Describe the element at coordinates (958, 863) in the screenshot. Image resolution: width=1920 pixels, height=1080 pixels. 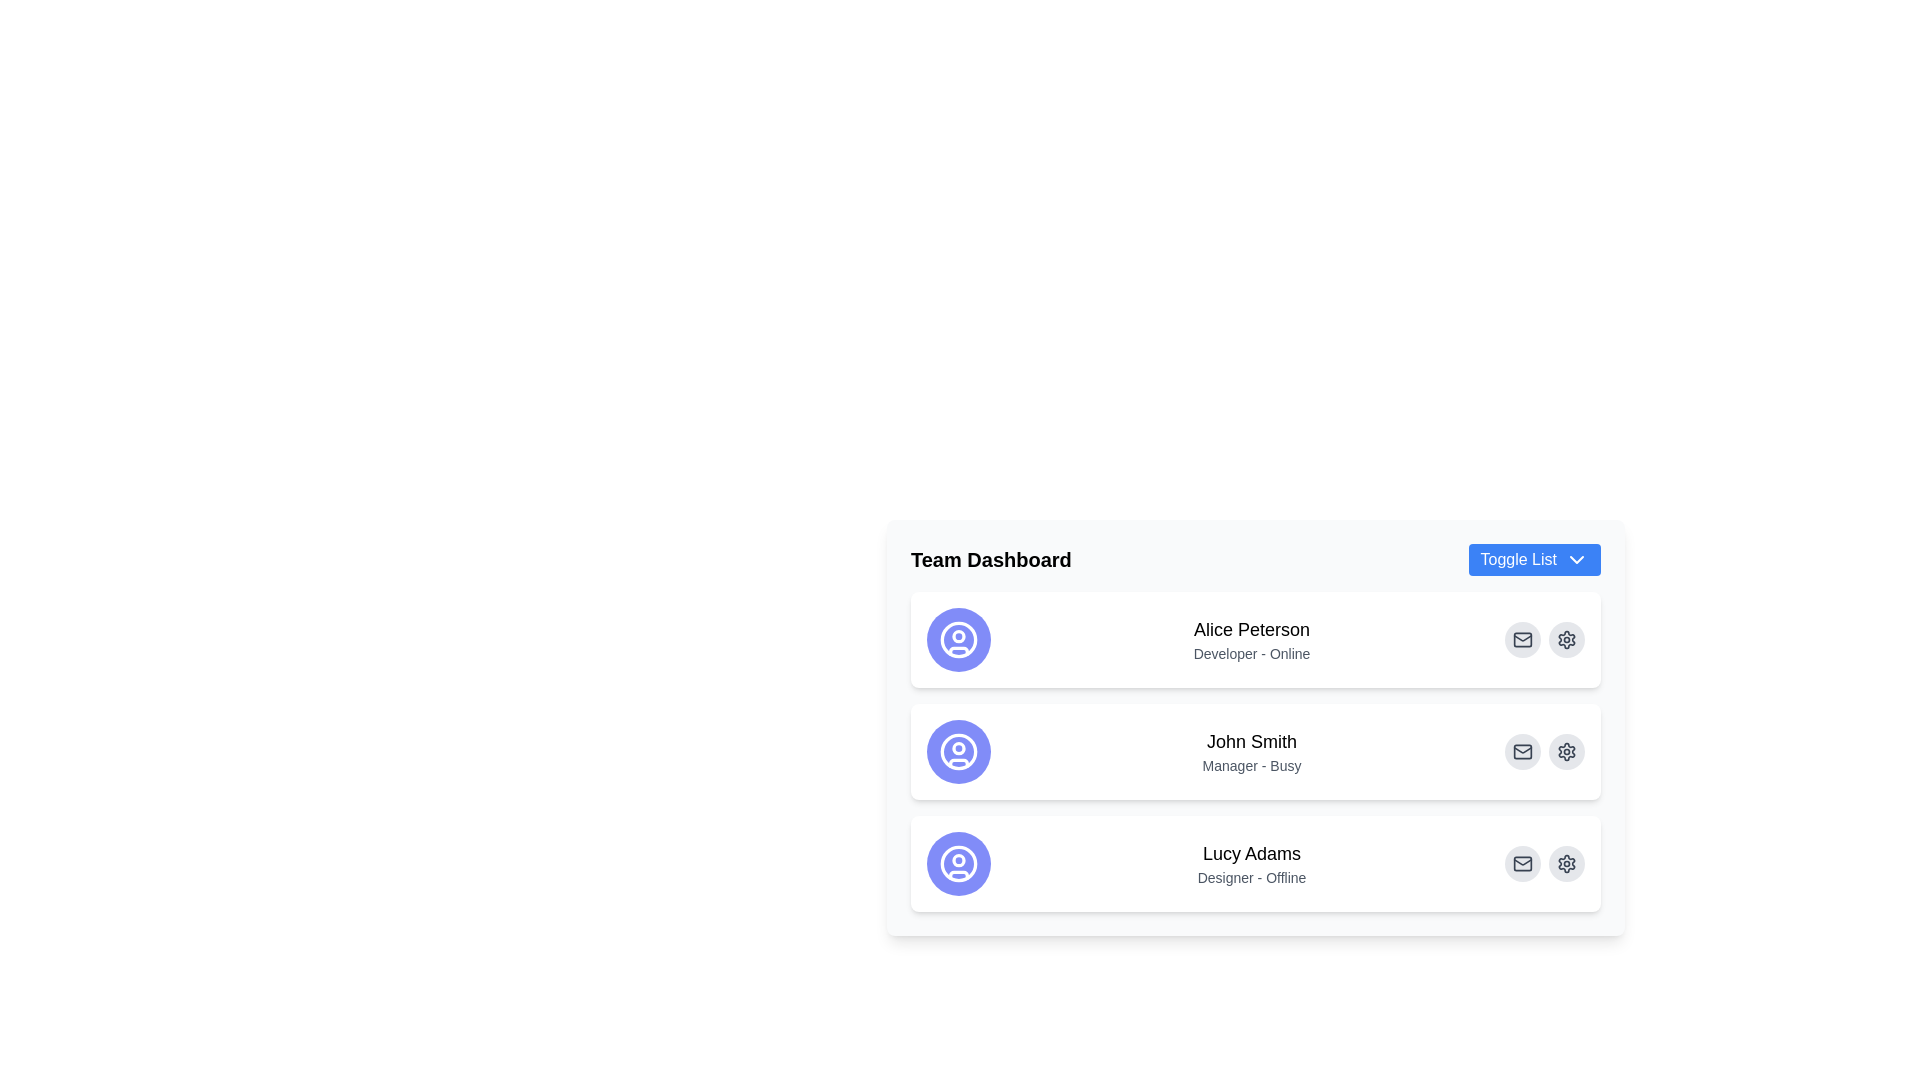
I see `the Avatar button with an indigo background and white user icon, located within the card that contains 'Lucy Adams Designer - Offline'` at that location.